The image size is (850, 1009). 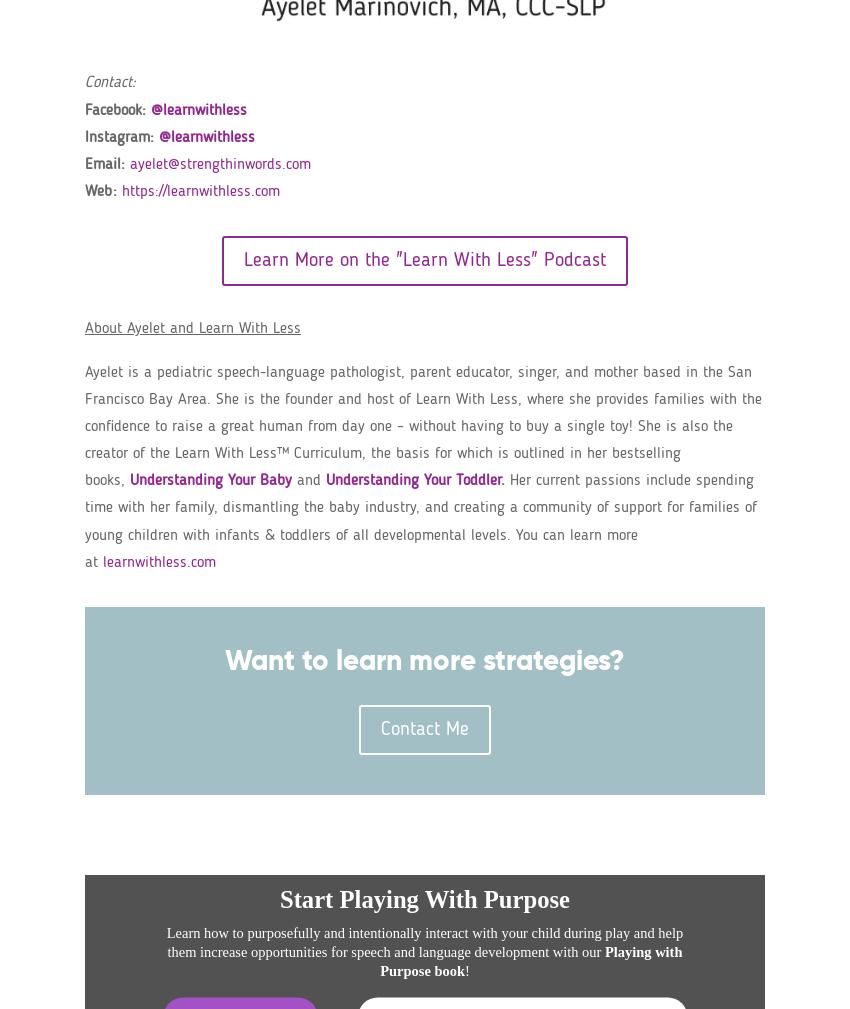 What do you see at coordinates (308, 479) in the screenshot?
I see `'and'` at bounding box center [308, 479].